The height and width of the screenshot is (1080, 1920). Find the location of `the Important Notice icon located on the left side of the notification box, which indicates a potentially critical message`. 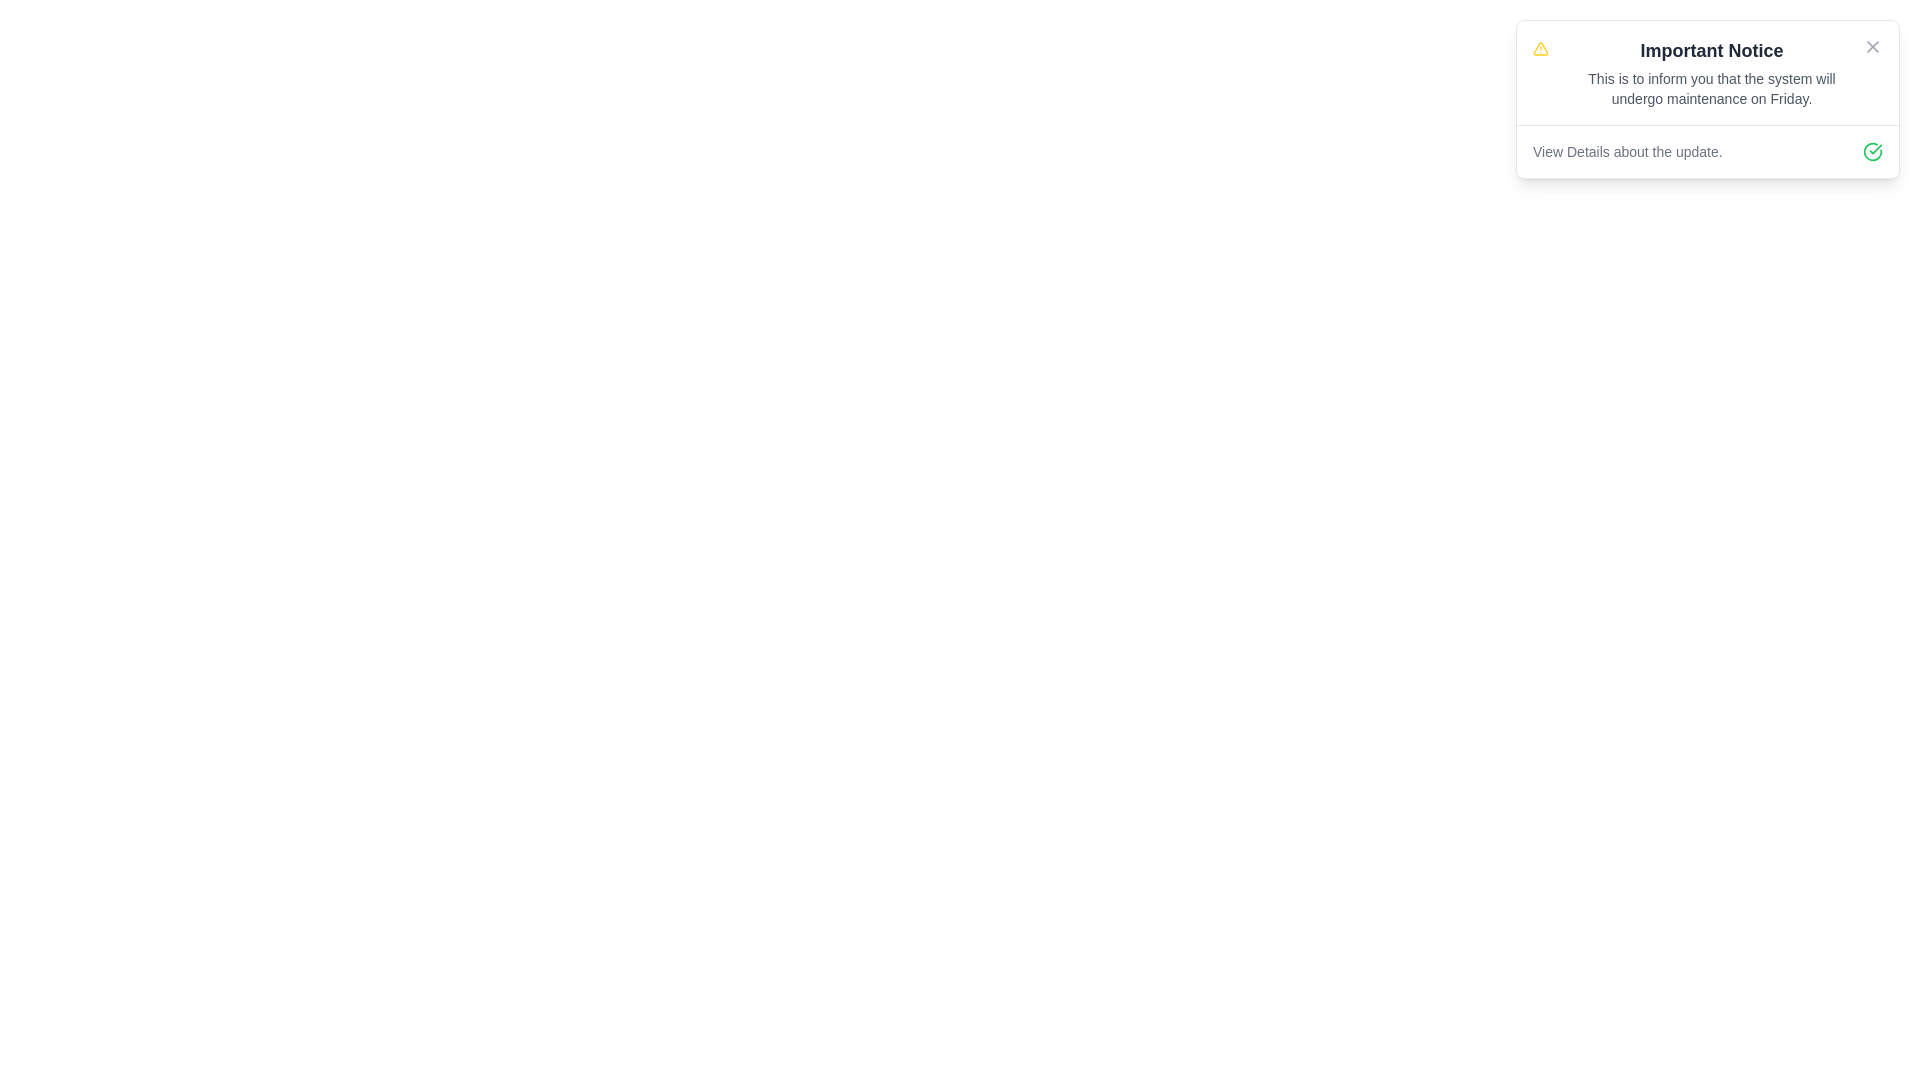

the Important Notice icon located on the left side of the notification box, which indicates a potentially critical message is located at coordinates (1539, 48).